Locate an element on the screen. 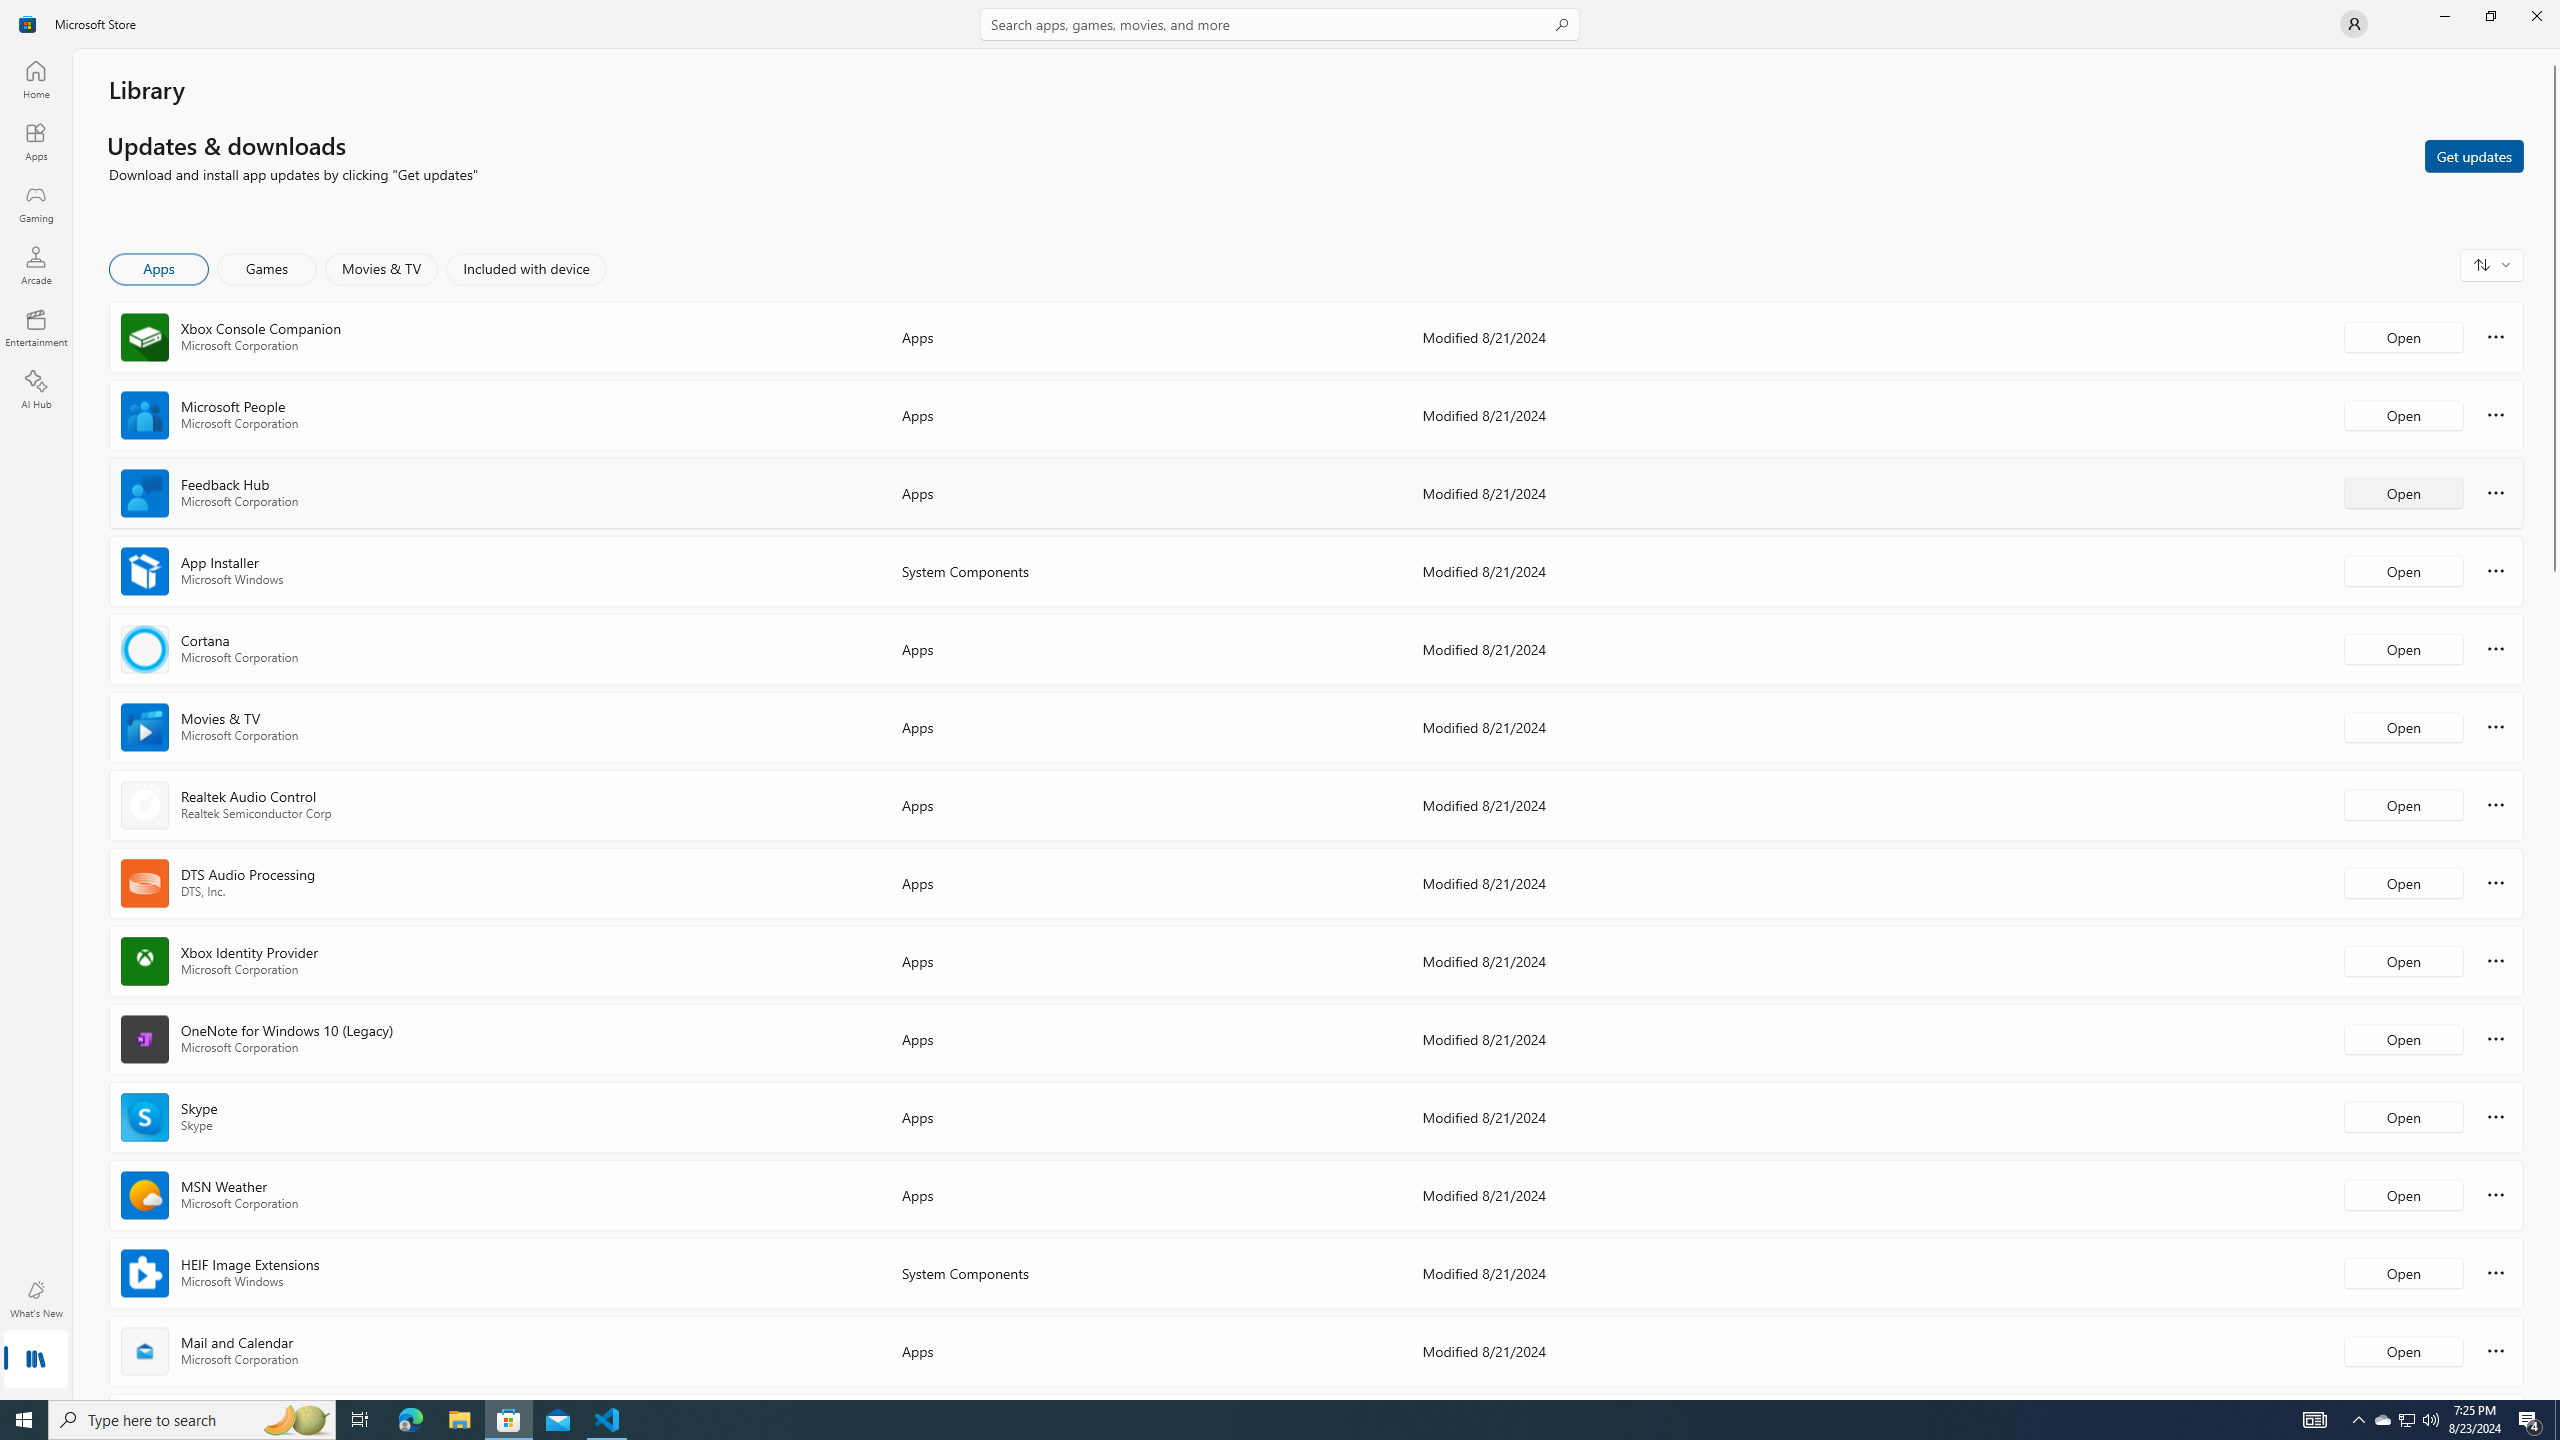  'Entertainment' is located at coordinates (34, 326).